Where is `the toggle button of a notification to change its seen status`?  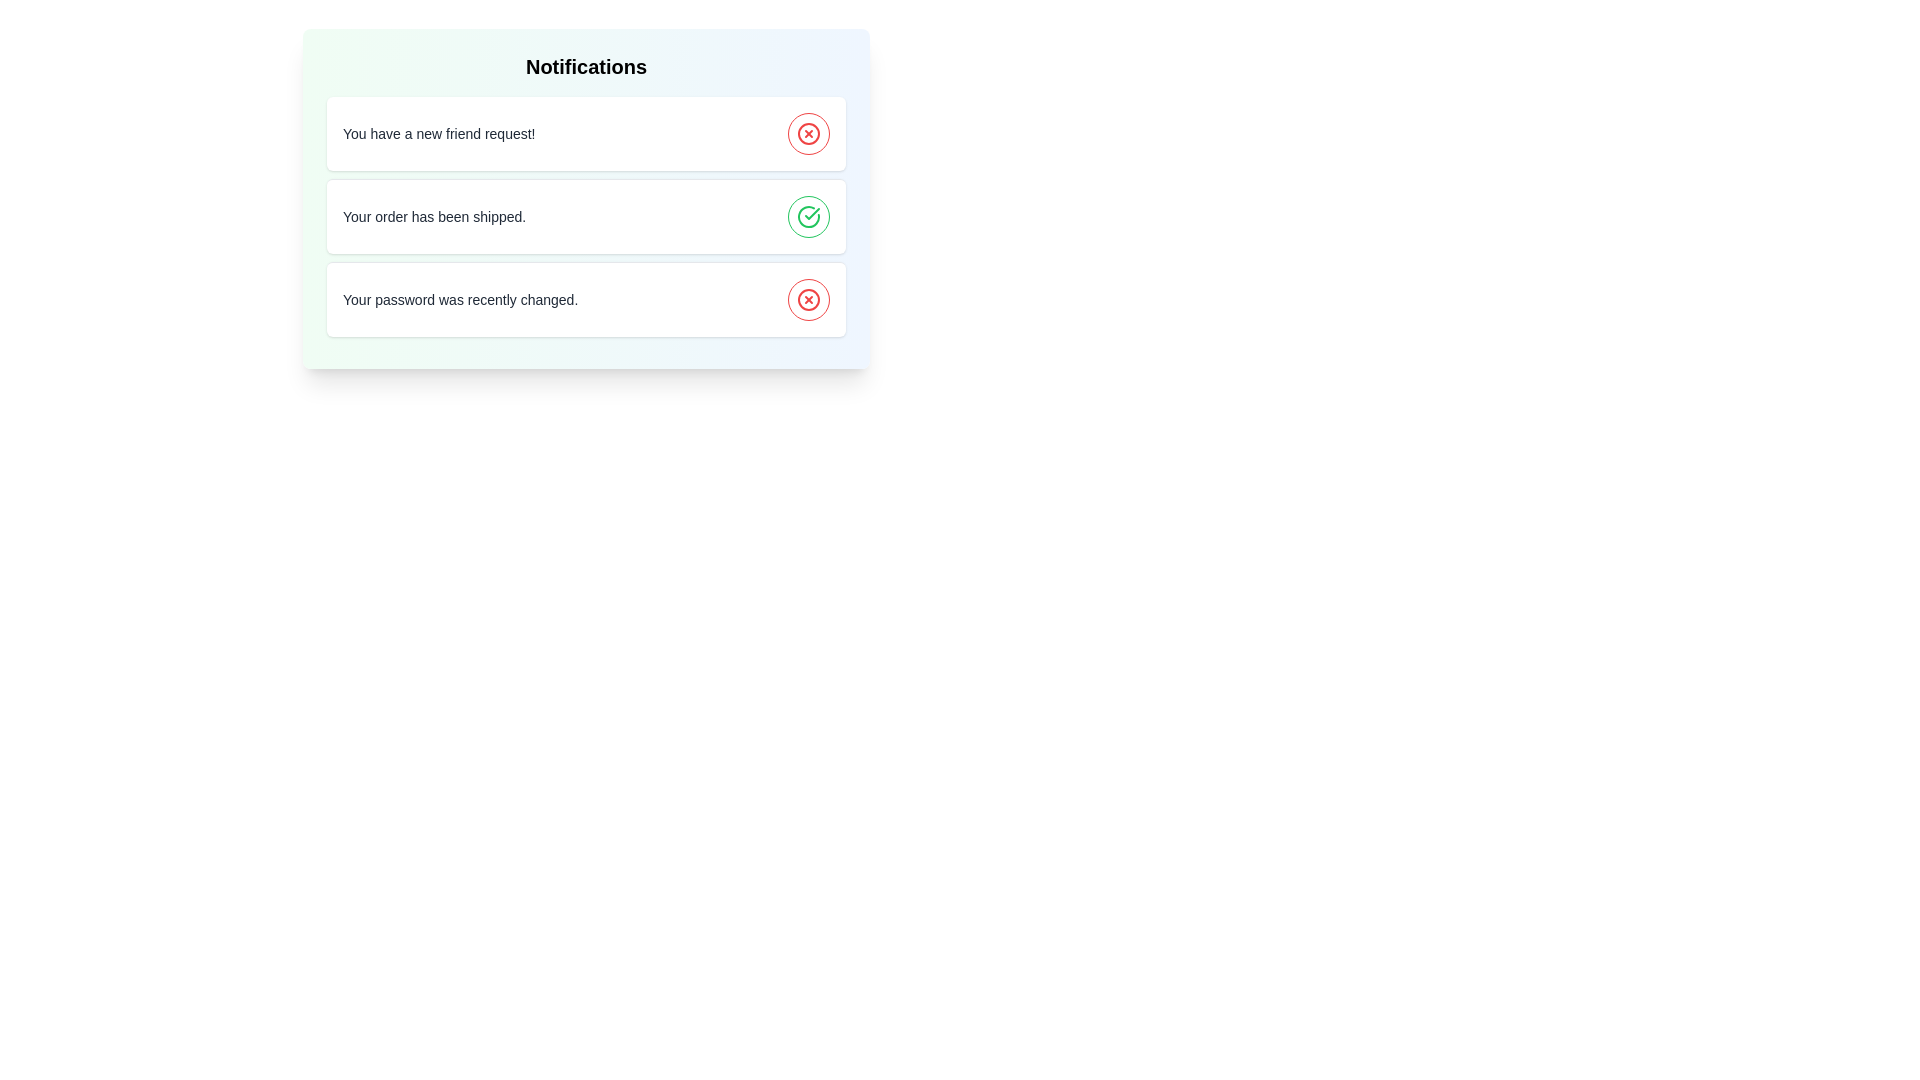
the toggle button of a notification to change its seen status is located at coordinates (809, 134).